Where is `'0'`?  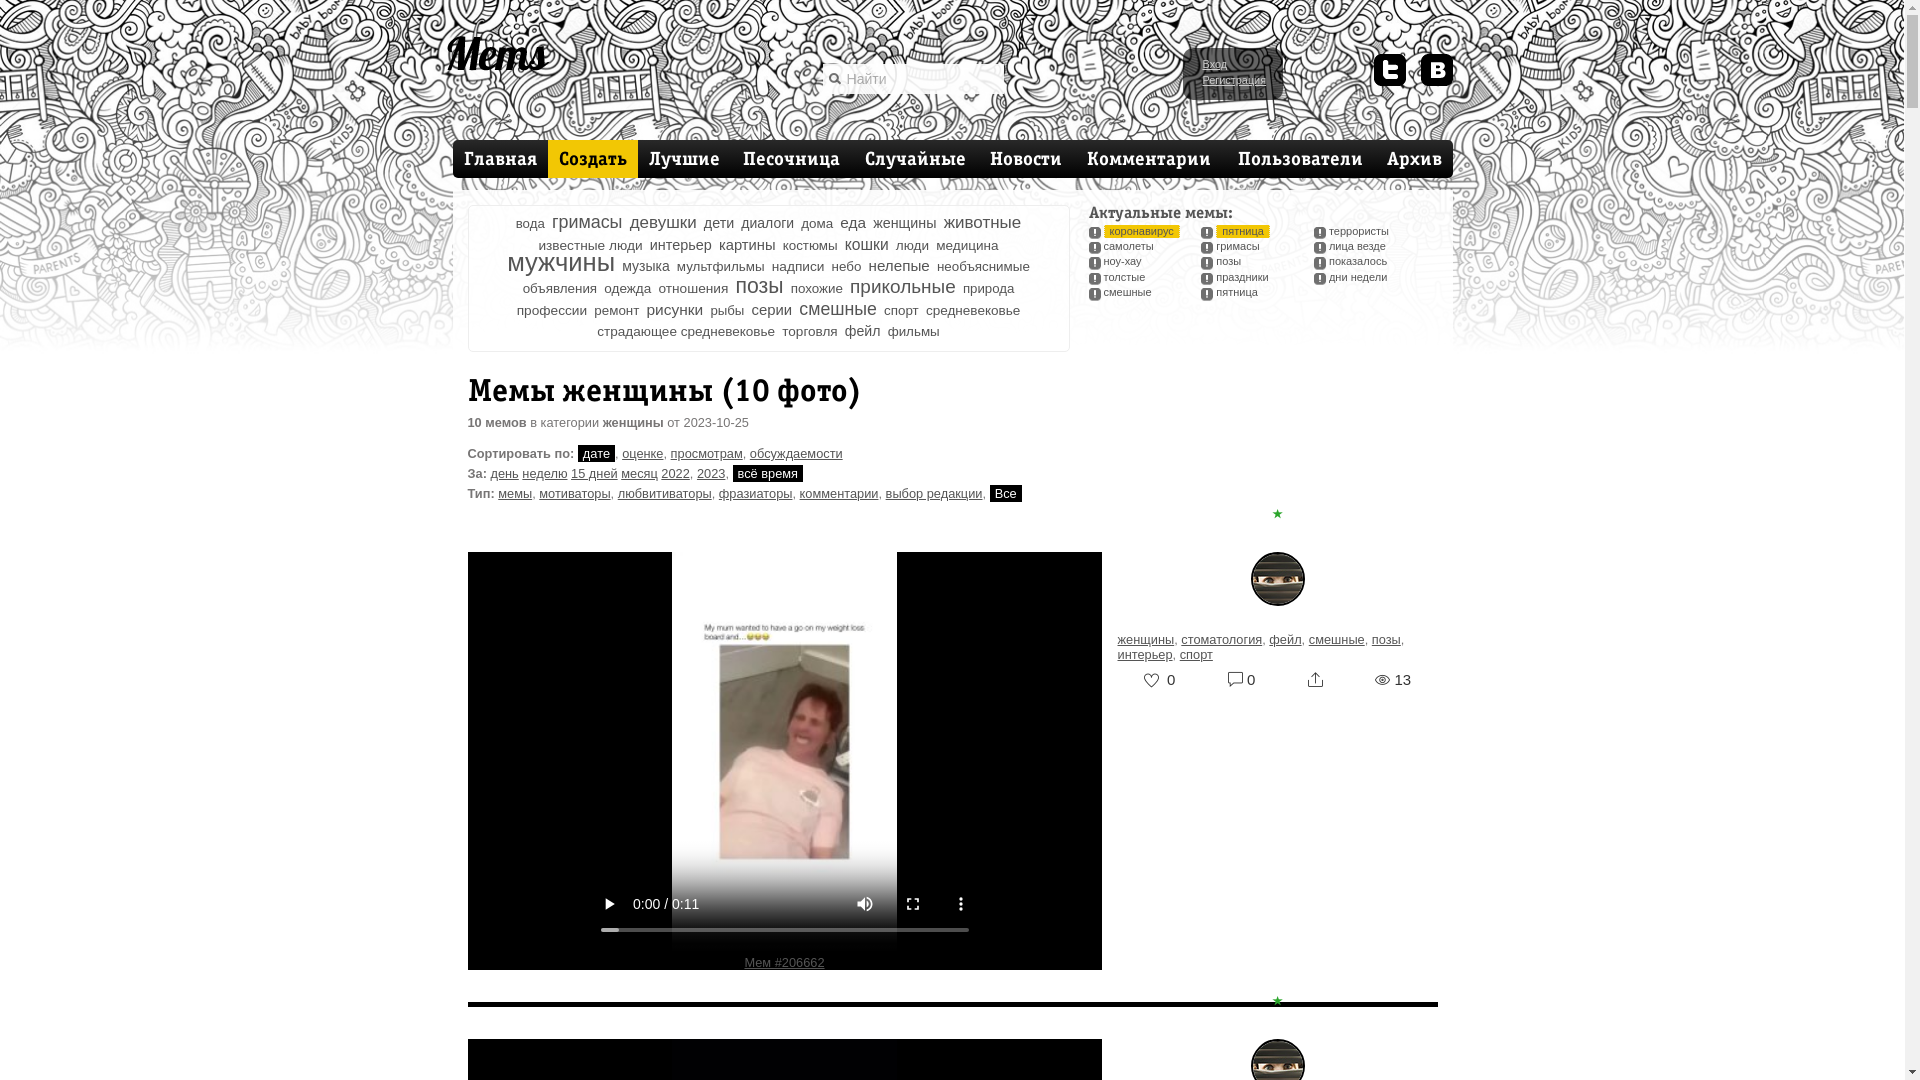
'0' is located at coordinates (1240, 678).